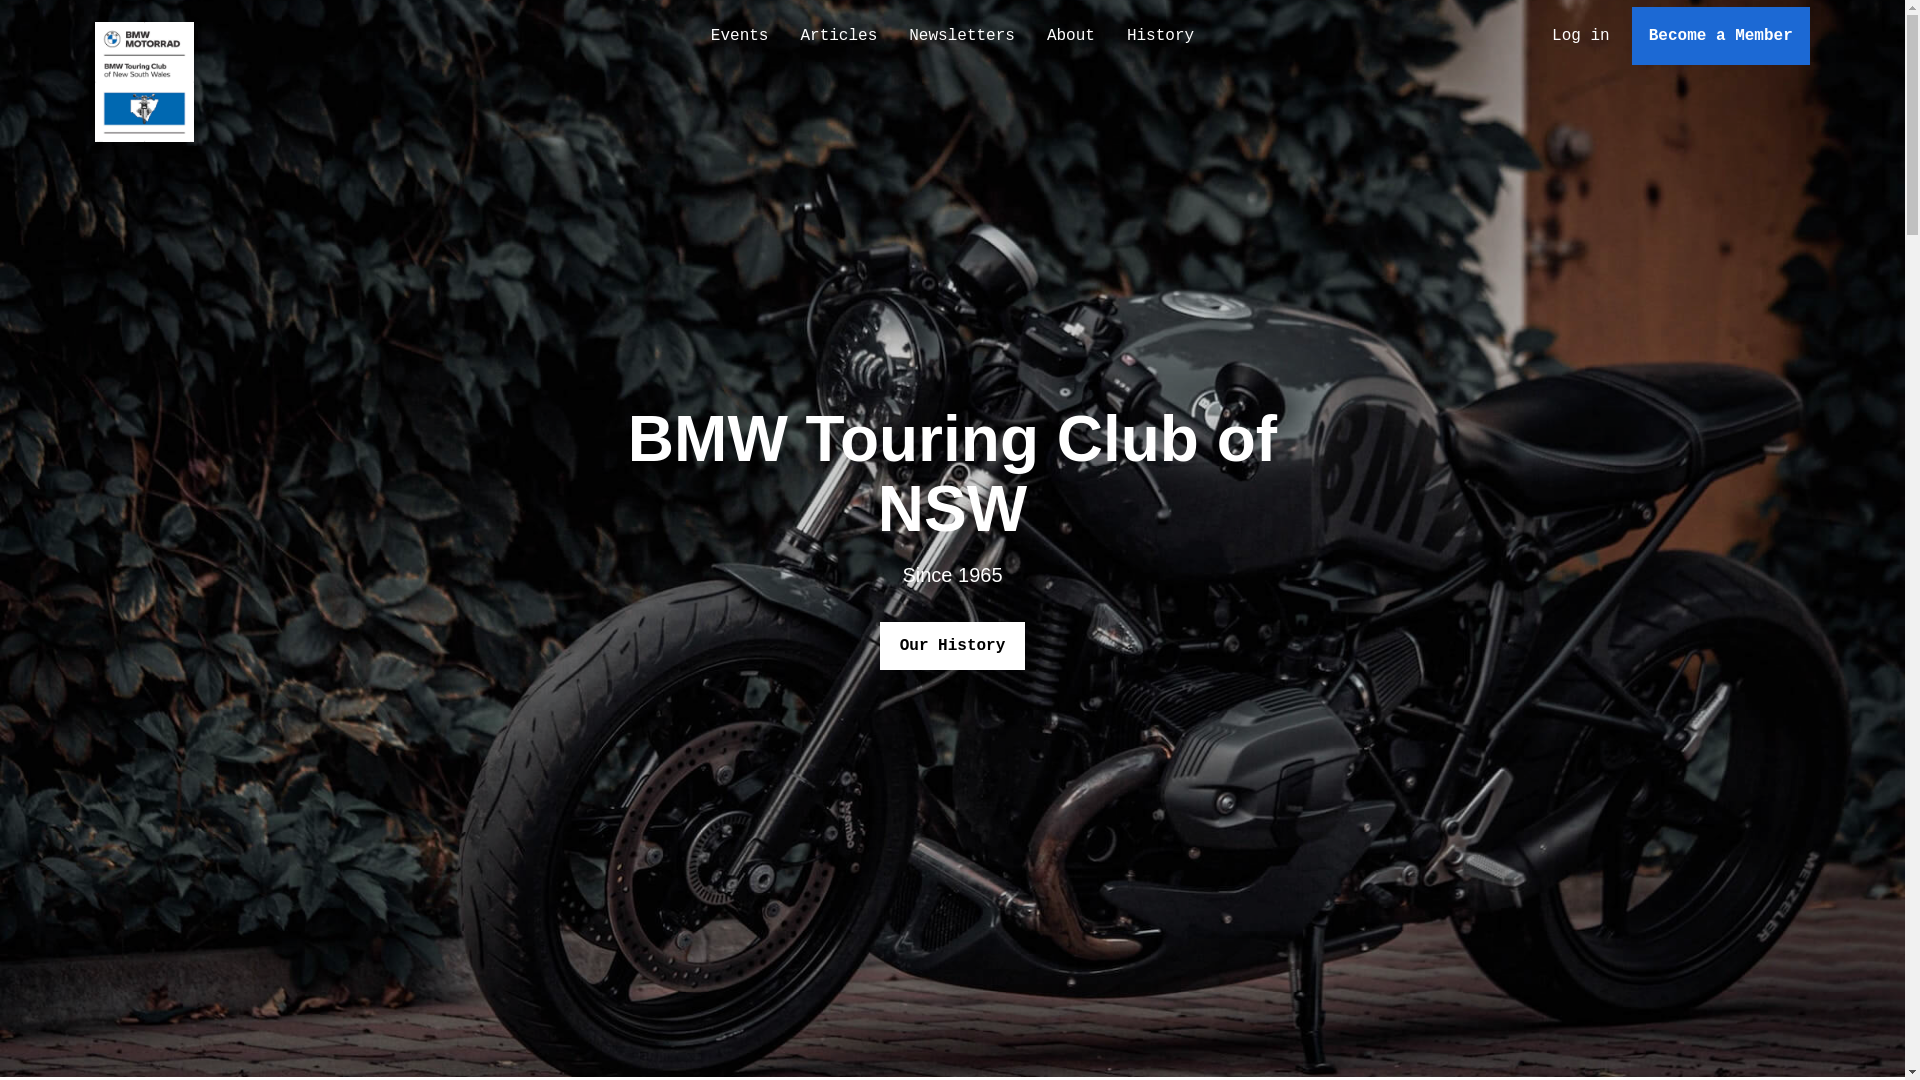  I want to click on 'Events', so click(738, 35).